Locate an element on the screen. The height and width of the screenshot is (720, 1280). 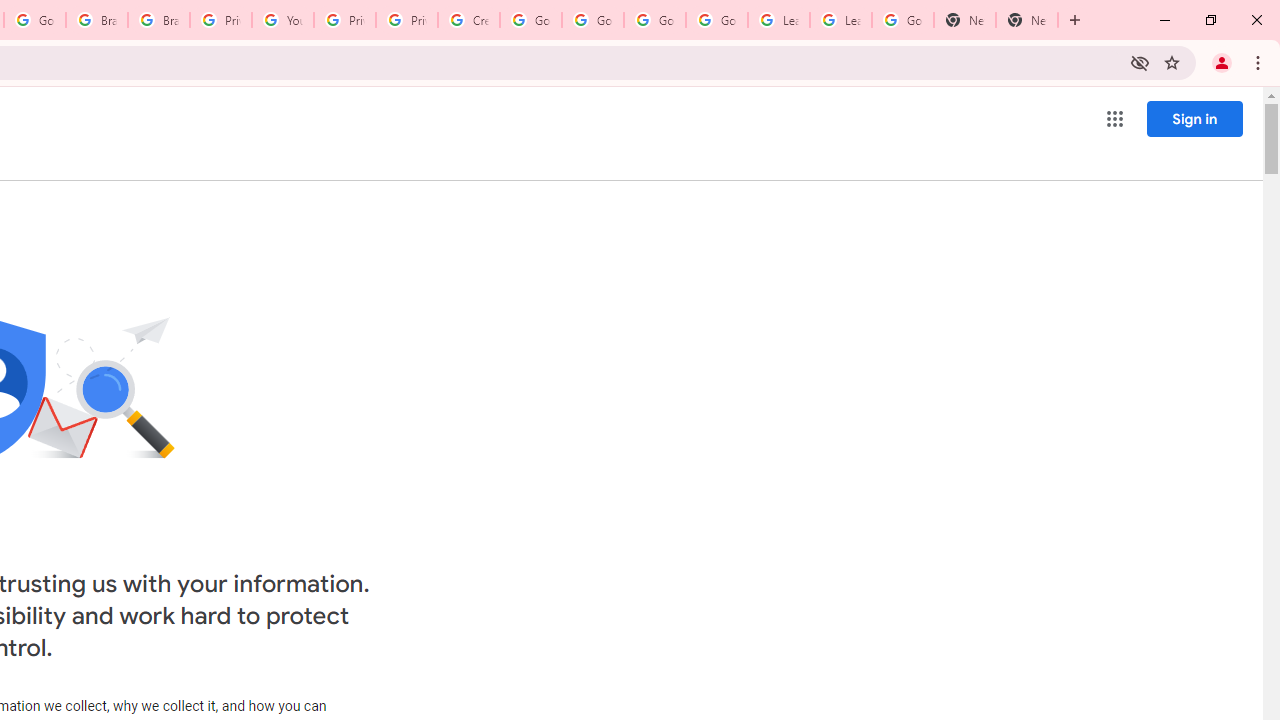
'New Tab' is located at coordinates (965, 20).